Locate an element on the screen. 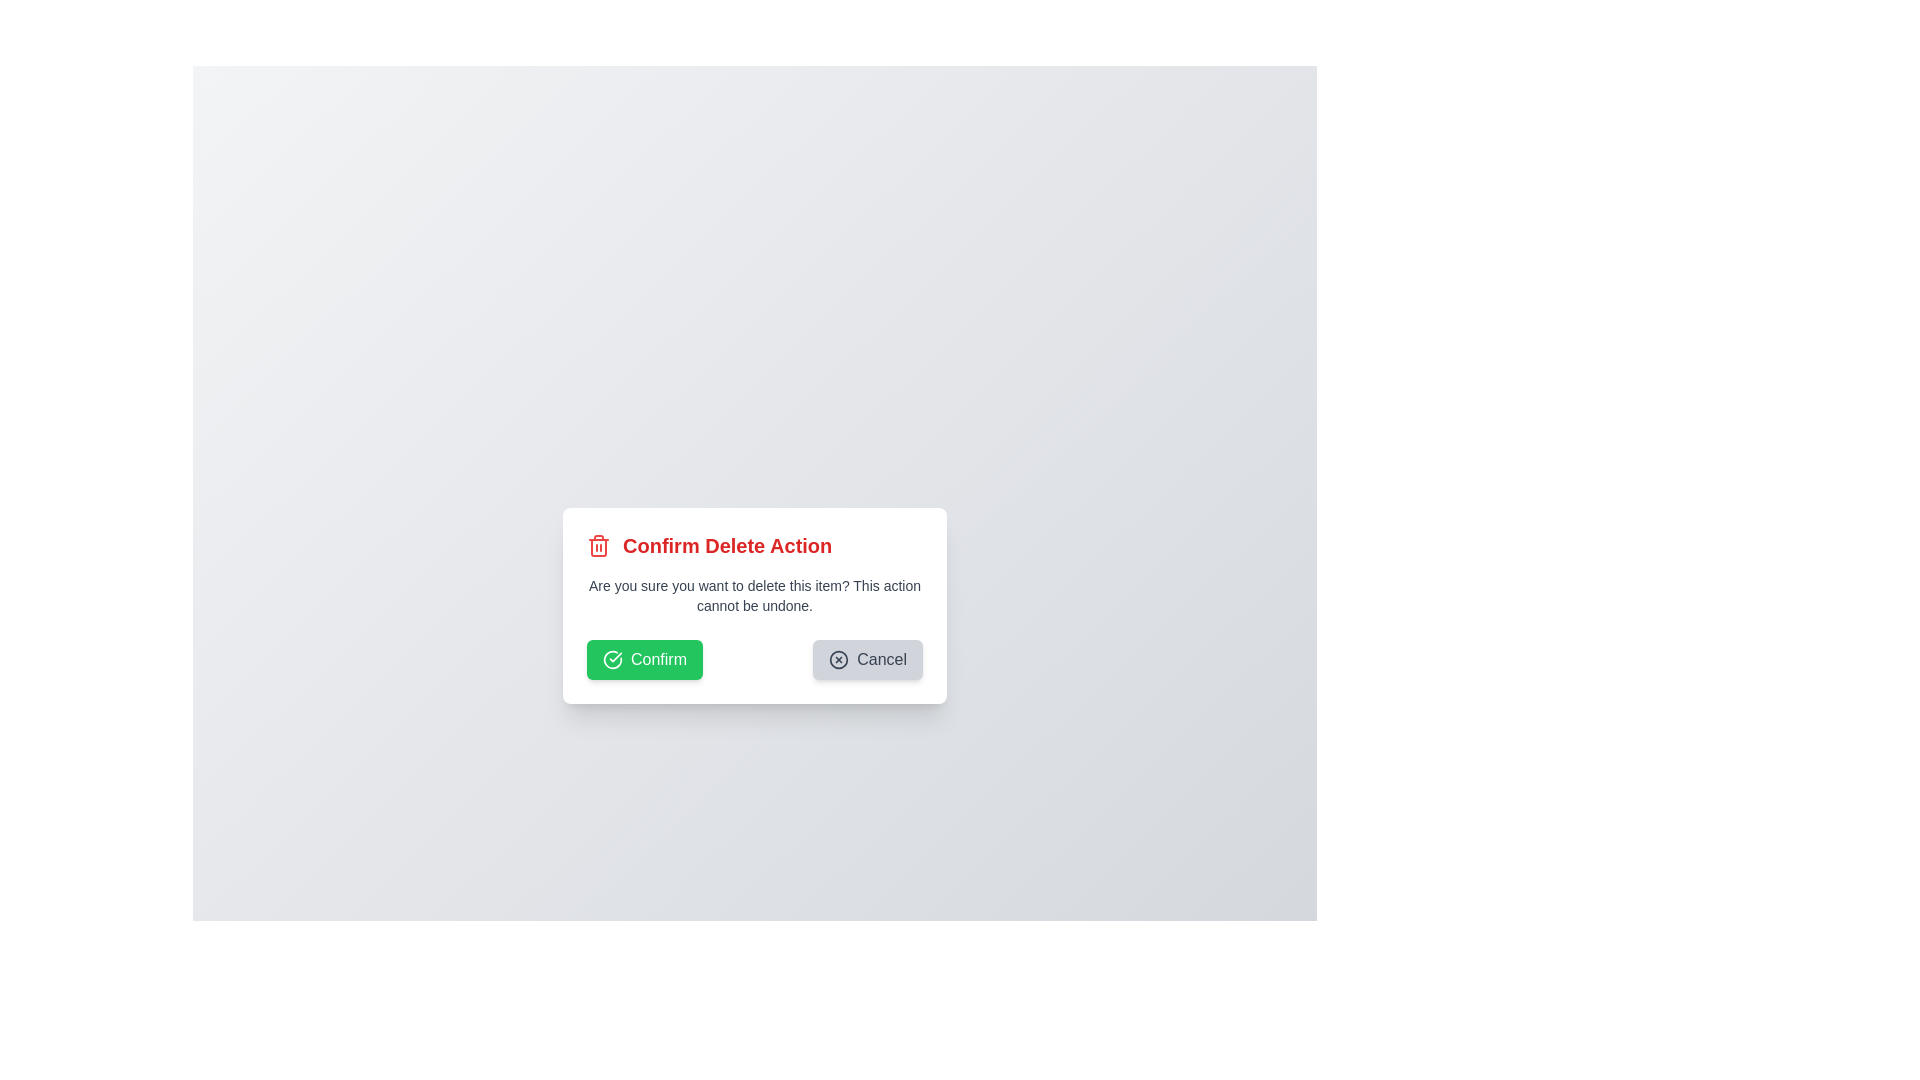  text label that serves as a title or headline for the dialog, indicating the criticality of the action is located at coordinates (726, 546).